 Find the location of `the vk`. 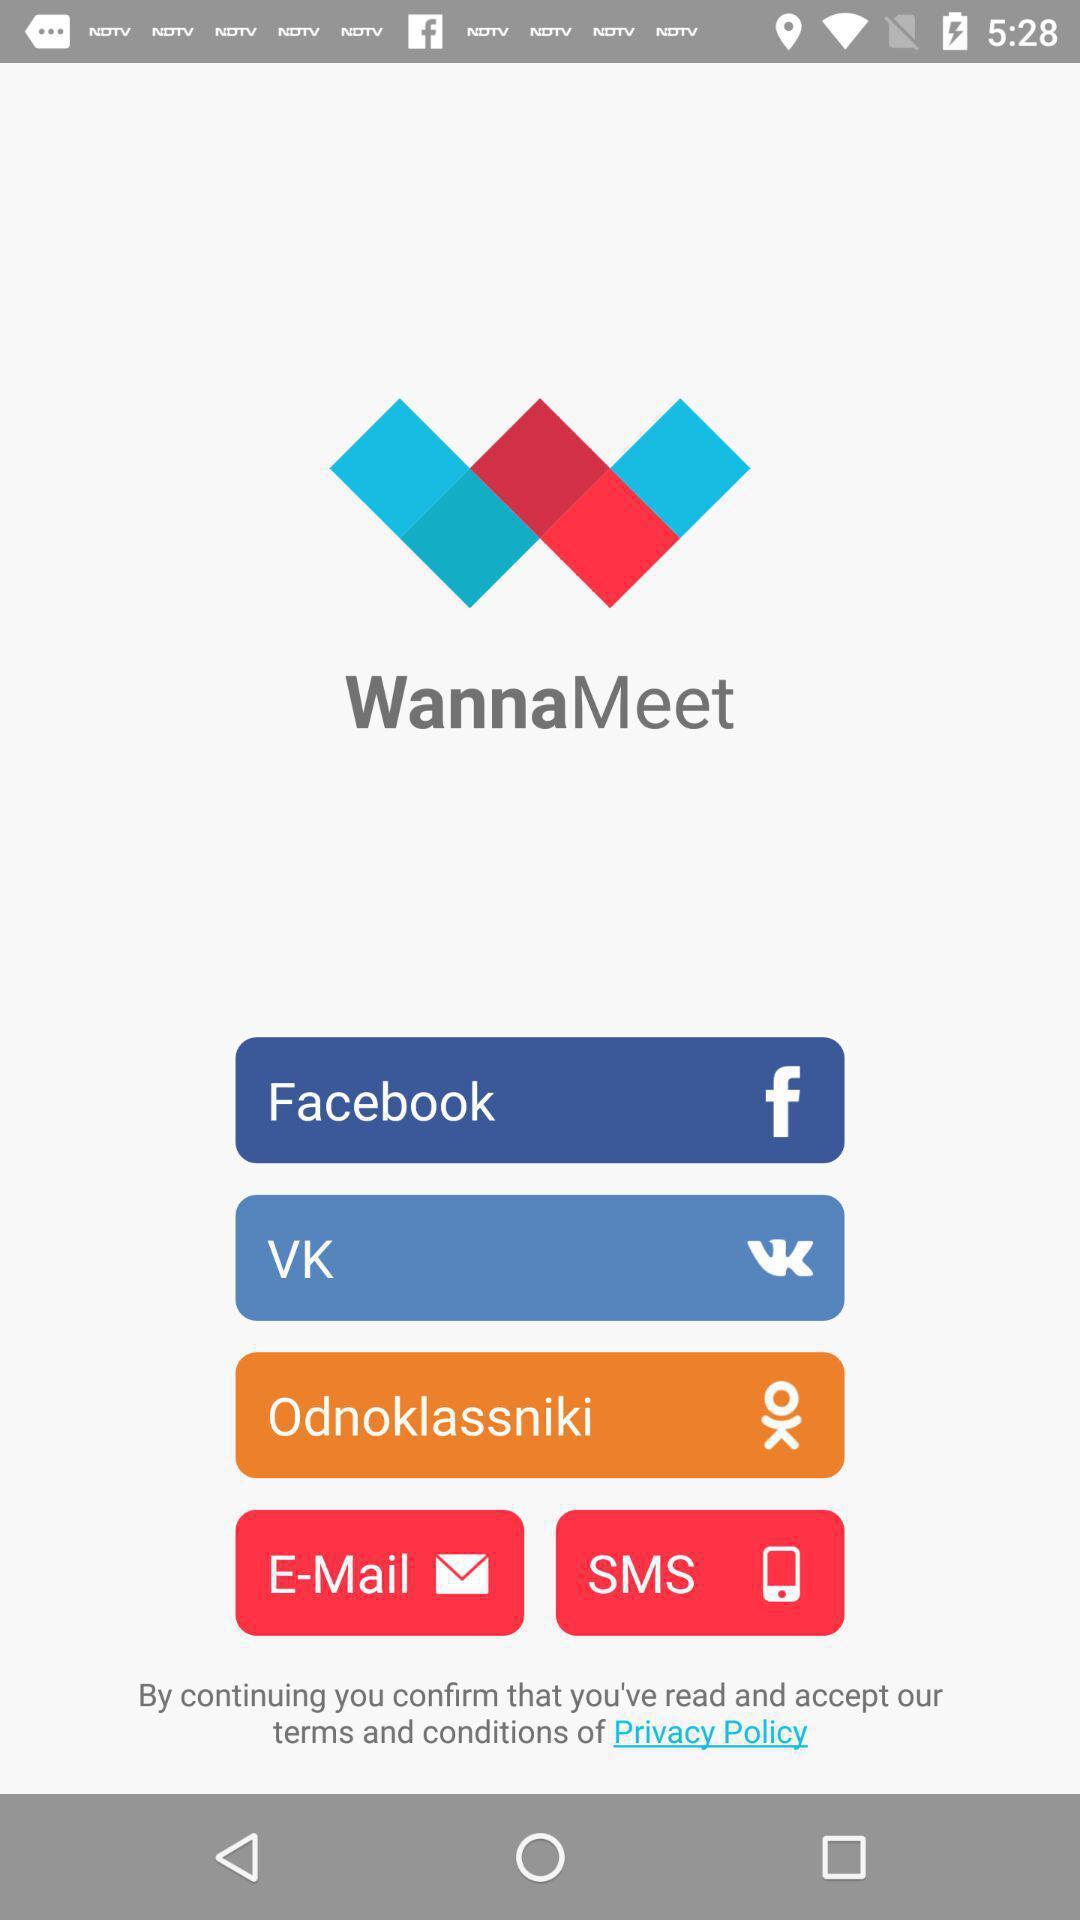

the vk is located at coordinates (540, 1256).